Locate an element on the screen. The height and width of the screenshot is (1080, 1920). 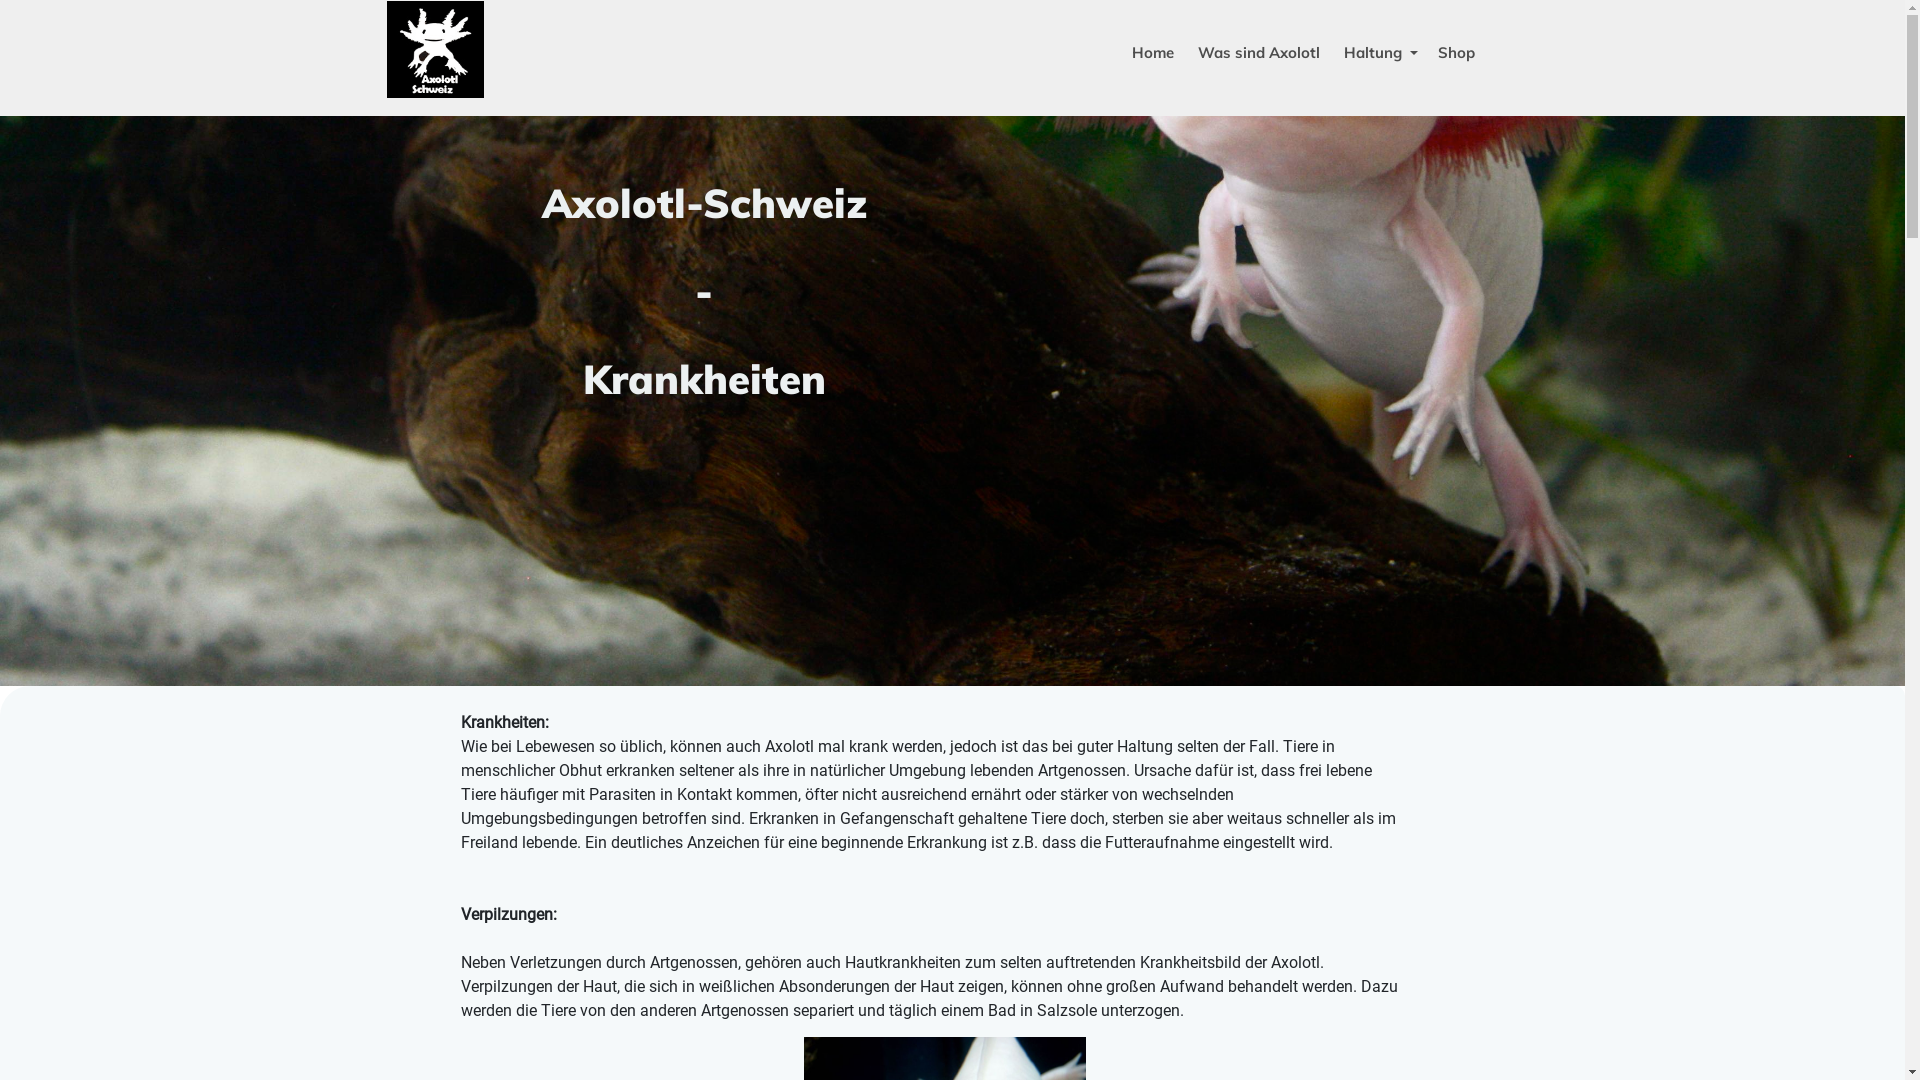
'Was sind Axolotl' is located at coordinates (1257, 52).